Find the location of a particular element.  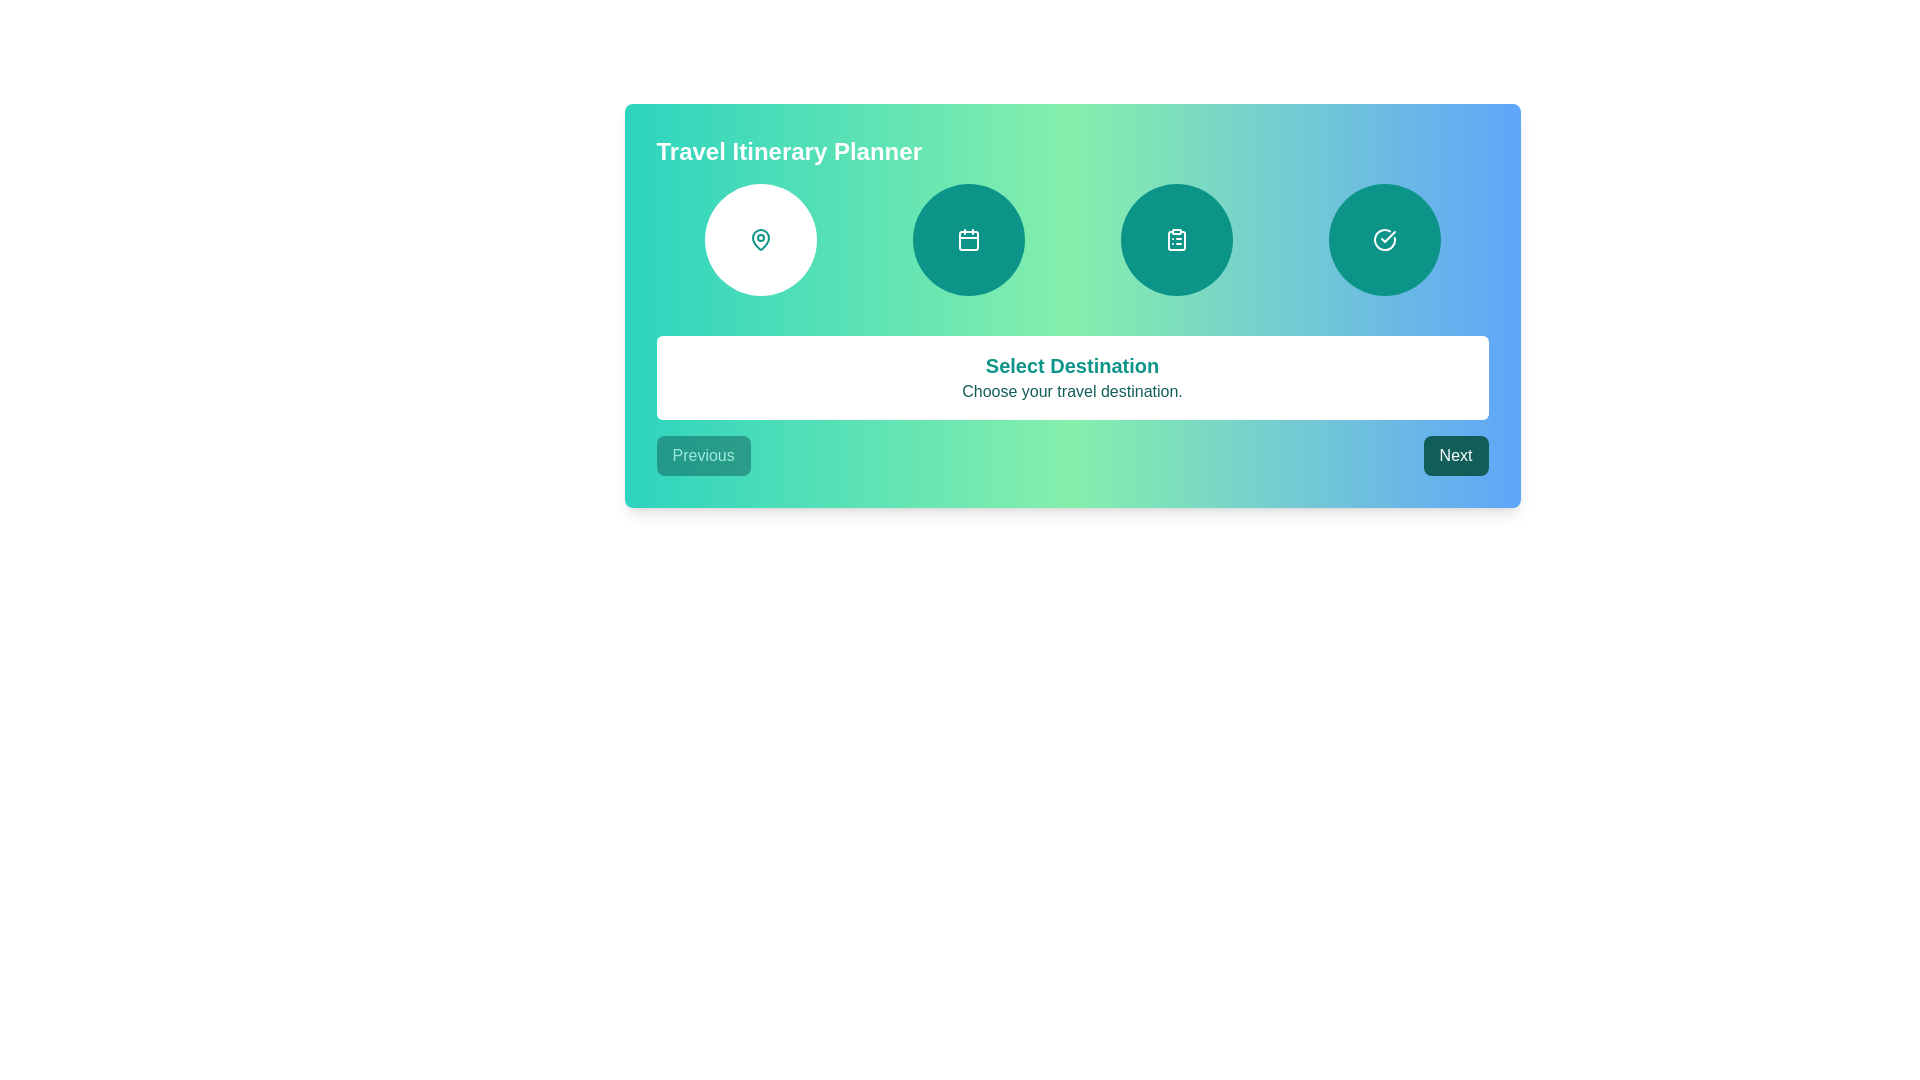

the second circular icon of the calendar, which is part of a calendar icon representation near the top of the layout is located at coordinates (968, 239).